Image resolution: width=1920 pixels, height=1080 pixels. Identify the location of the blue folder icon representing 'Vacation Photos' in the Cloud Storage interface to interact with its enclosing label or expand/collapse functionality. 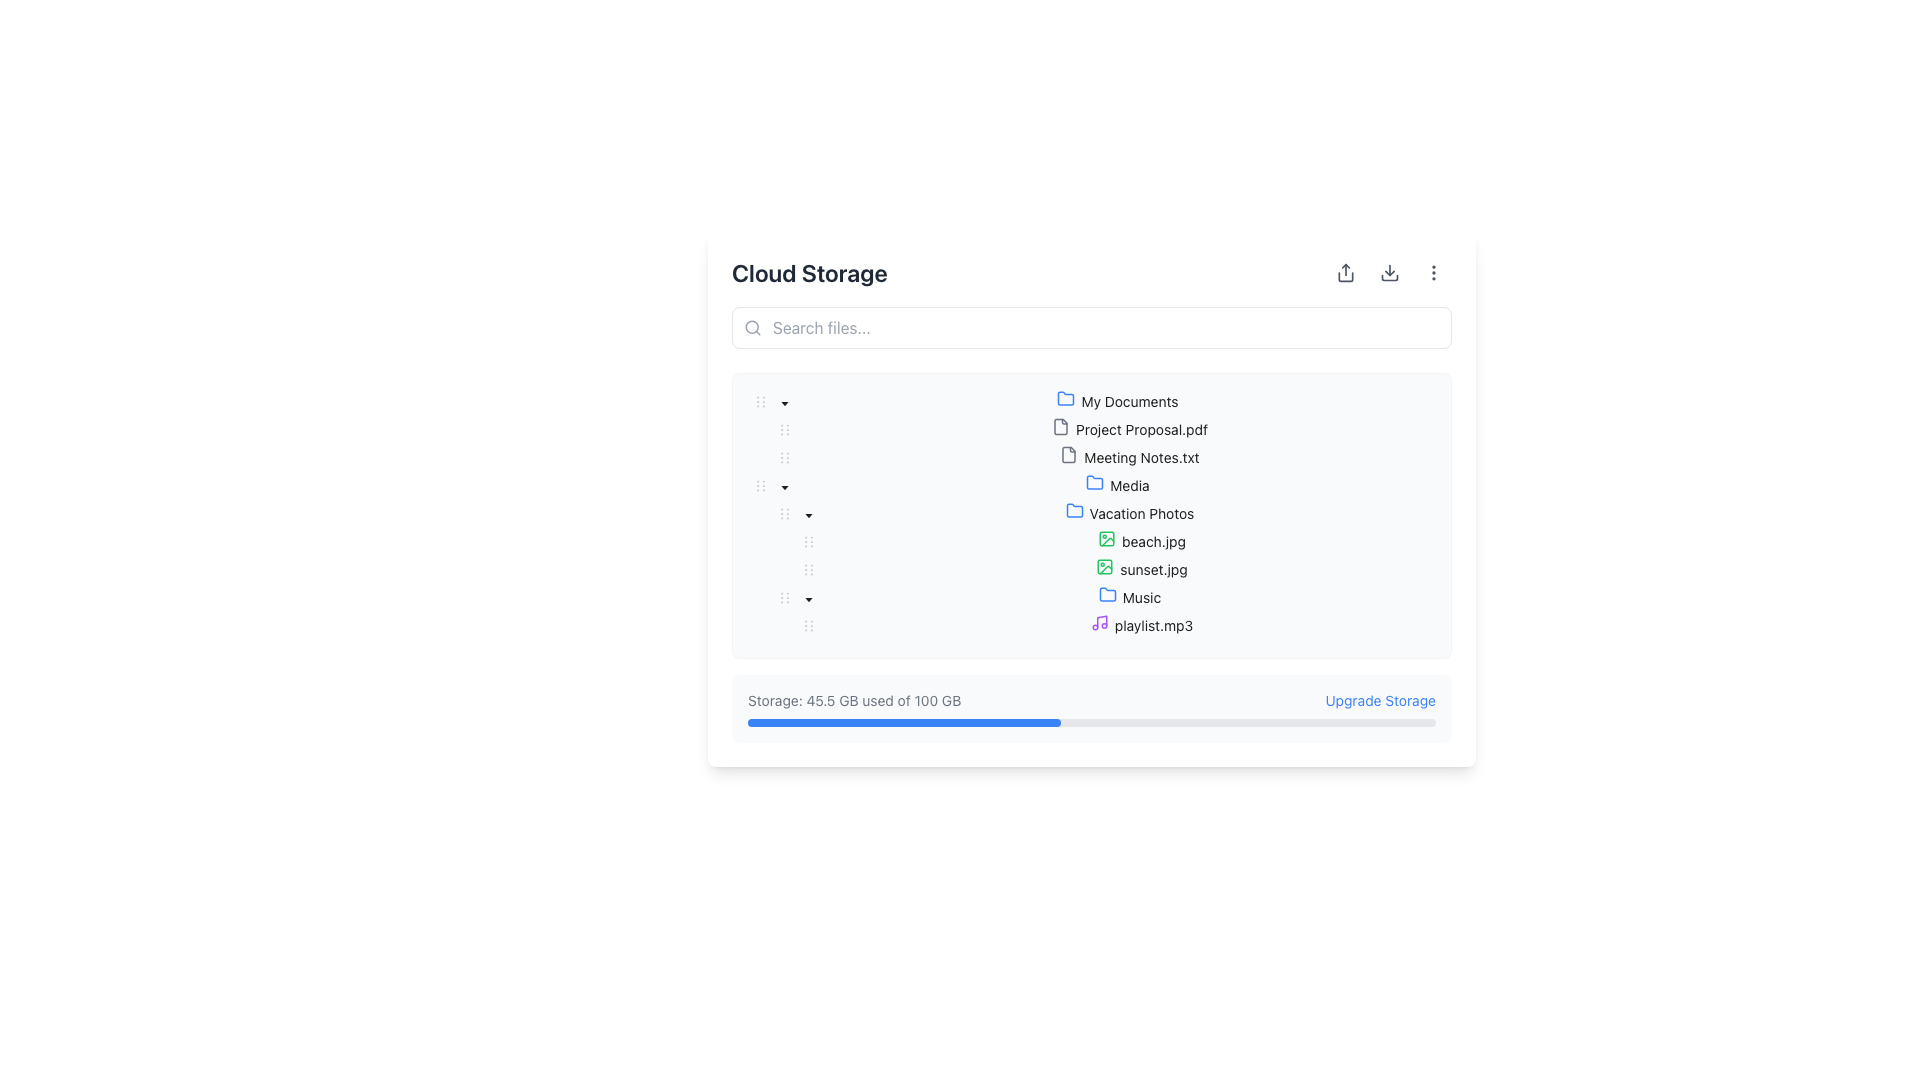
(1073, 509).